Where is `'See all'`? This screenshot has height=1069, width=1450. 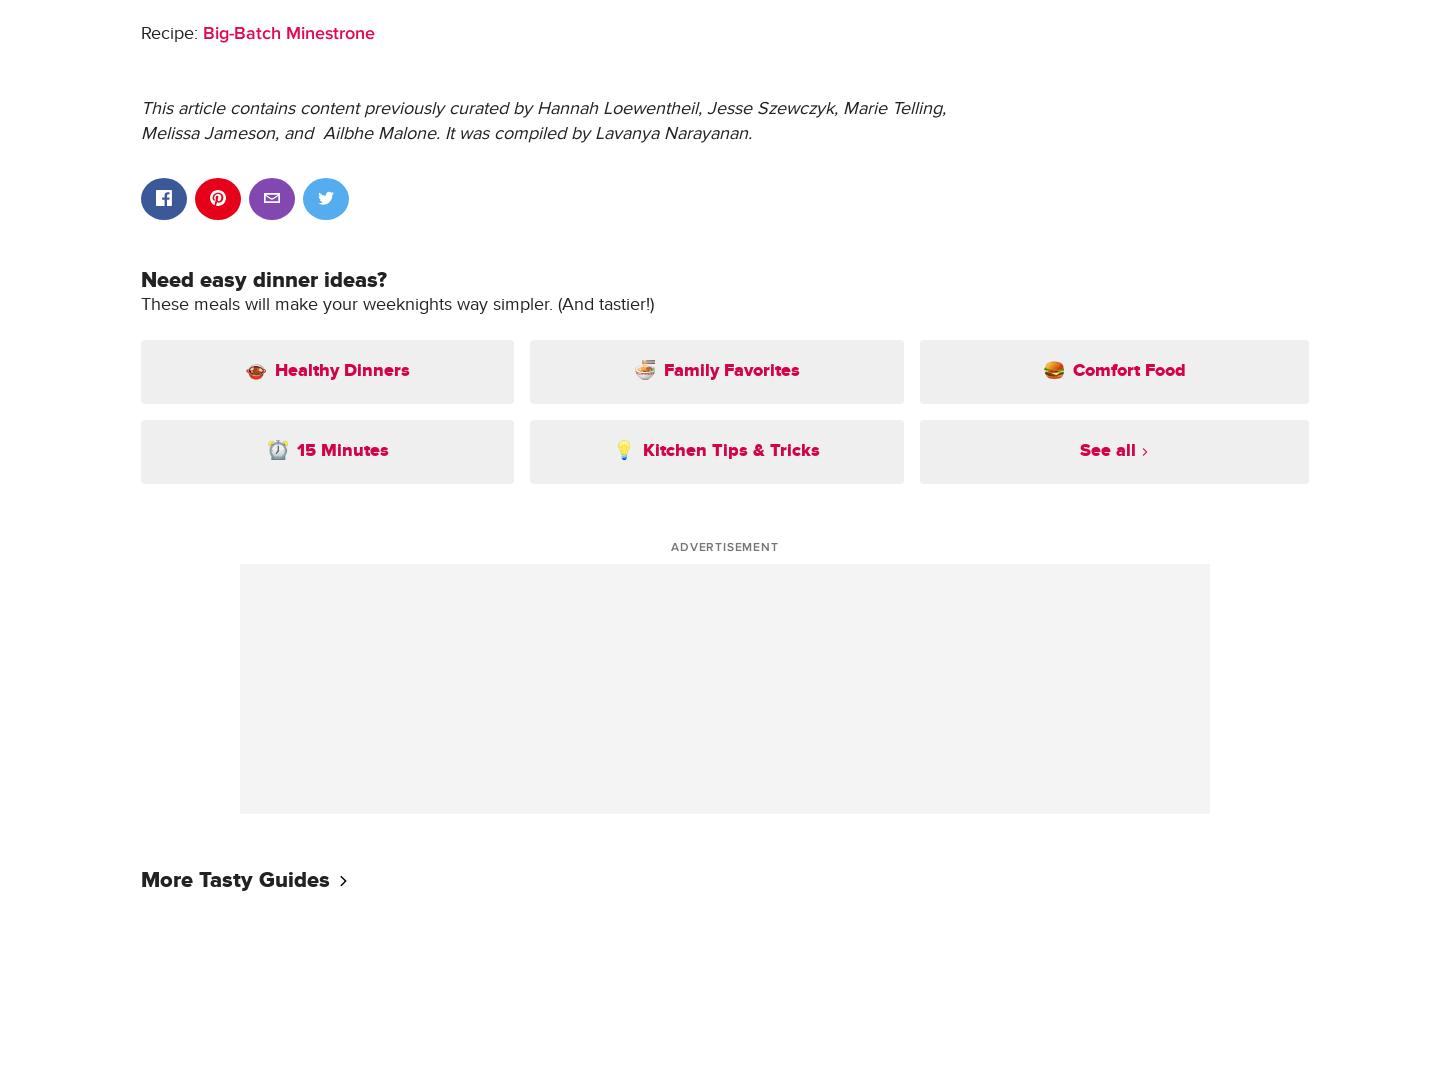
'See all' is located at coordinates (1105, 450).